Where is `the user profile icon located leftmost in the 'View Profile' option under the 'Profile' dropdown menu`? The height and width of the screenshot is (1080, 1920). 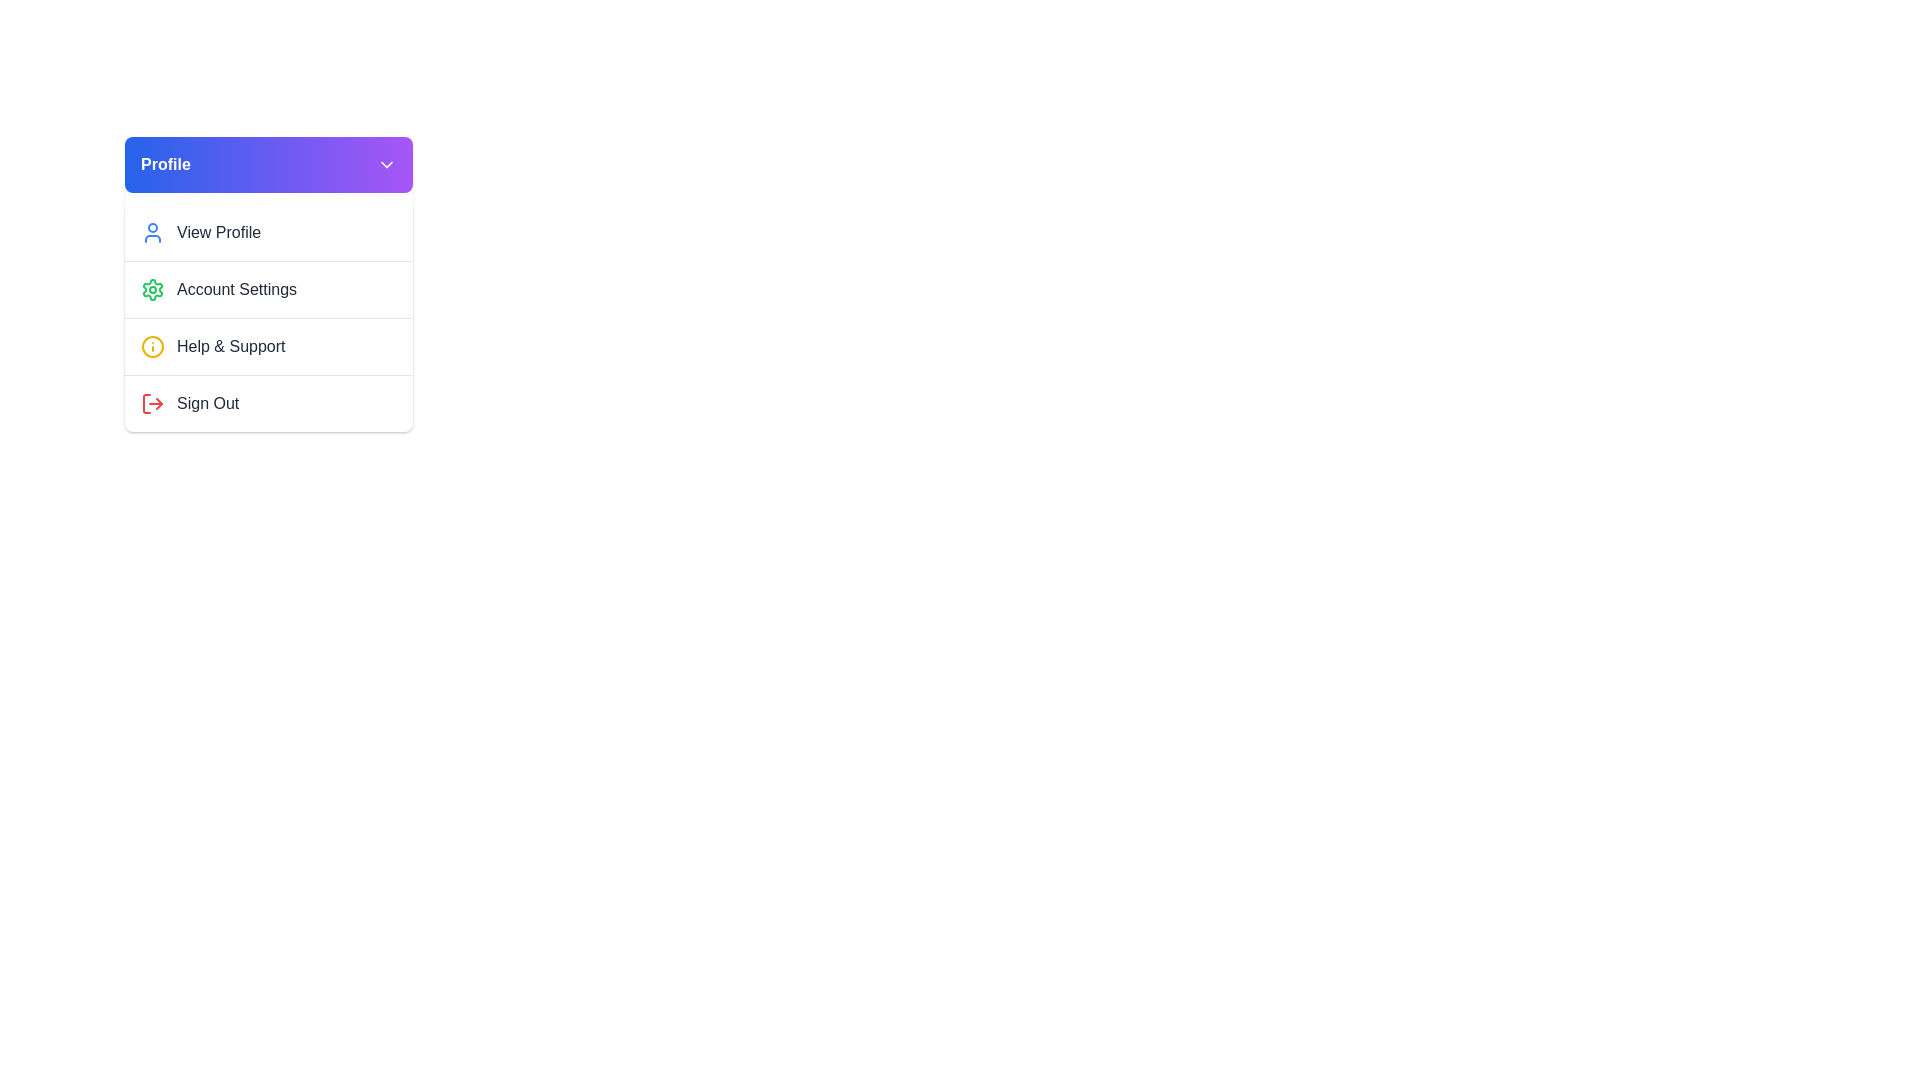 the user profile icon located leftmost in the 'View Profile' option under the 'Profile' dropdown menu is located at coordinates (152, 231).